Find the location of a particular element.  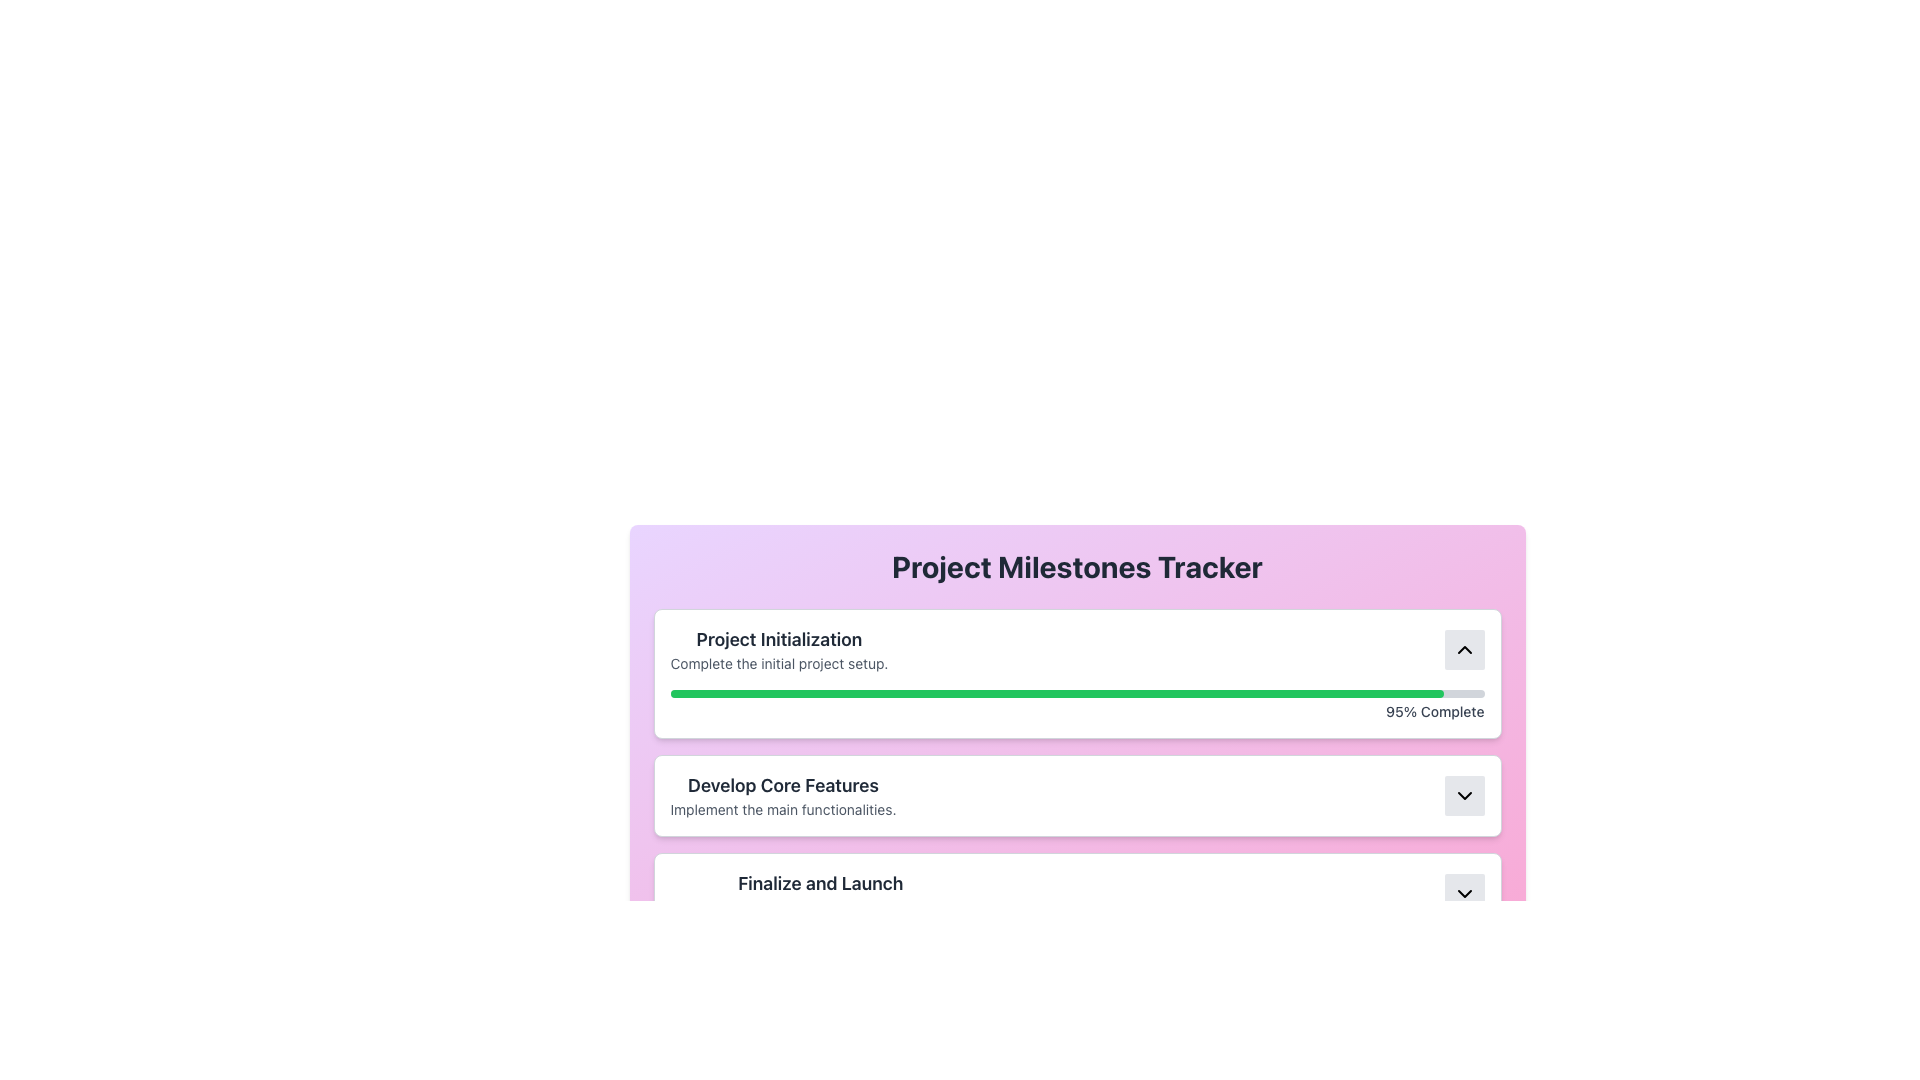

the Progress Indicator that visually indicates 95% completion of the 'Project Initialization' task within the 'Project Milestones Tracker' interface is located at coordinates (1056, 693).